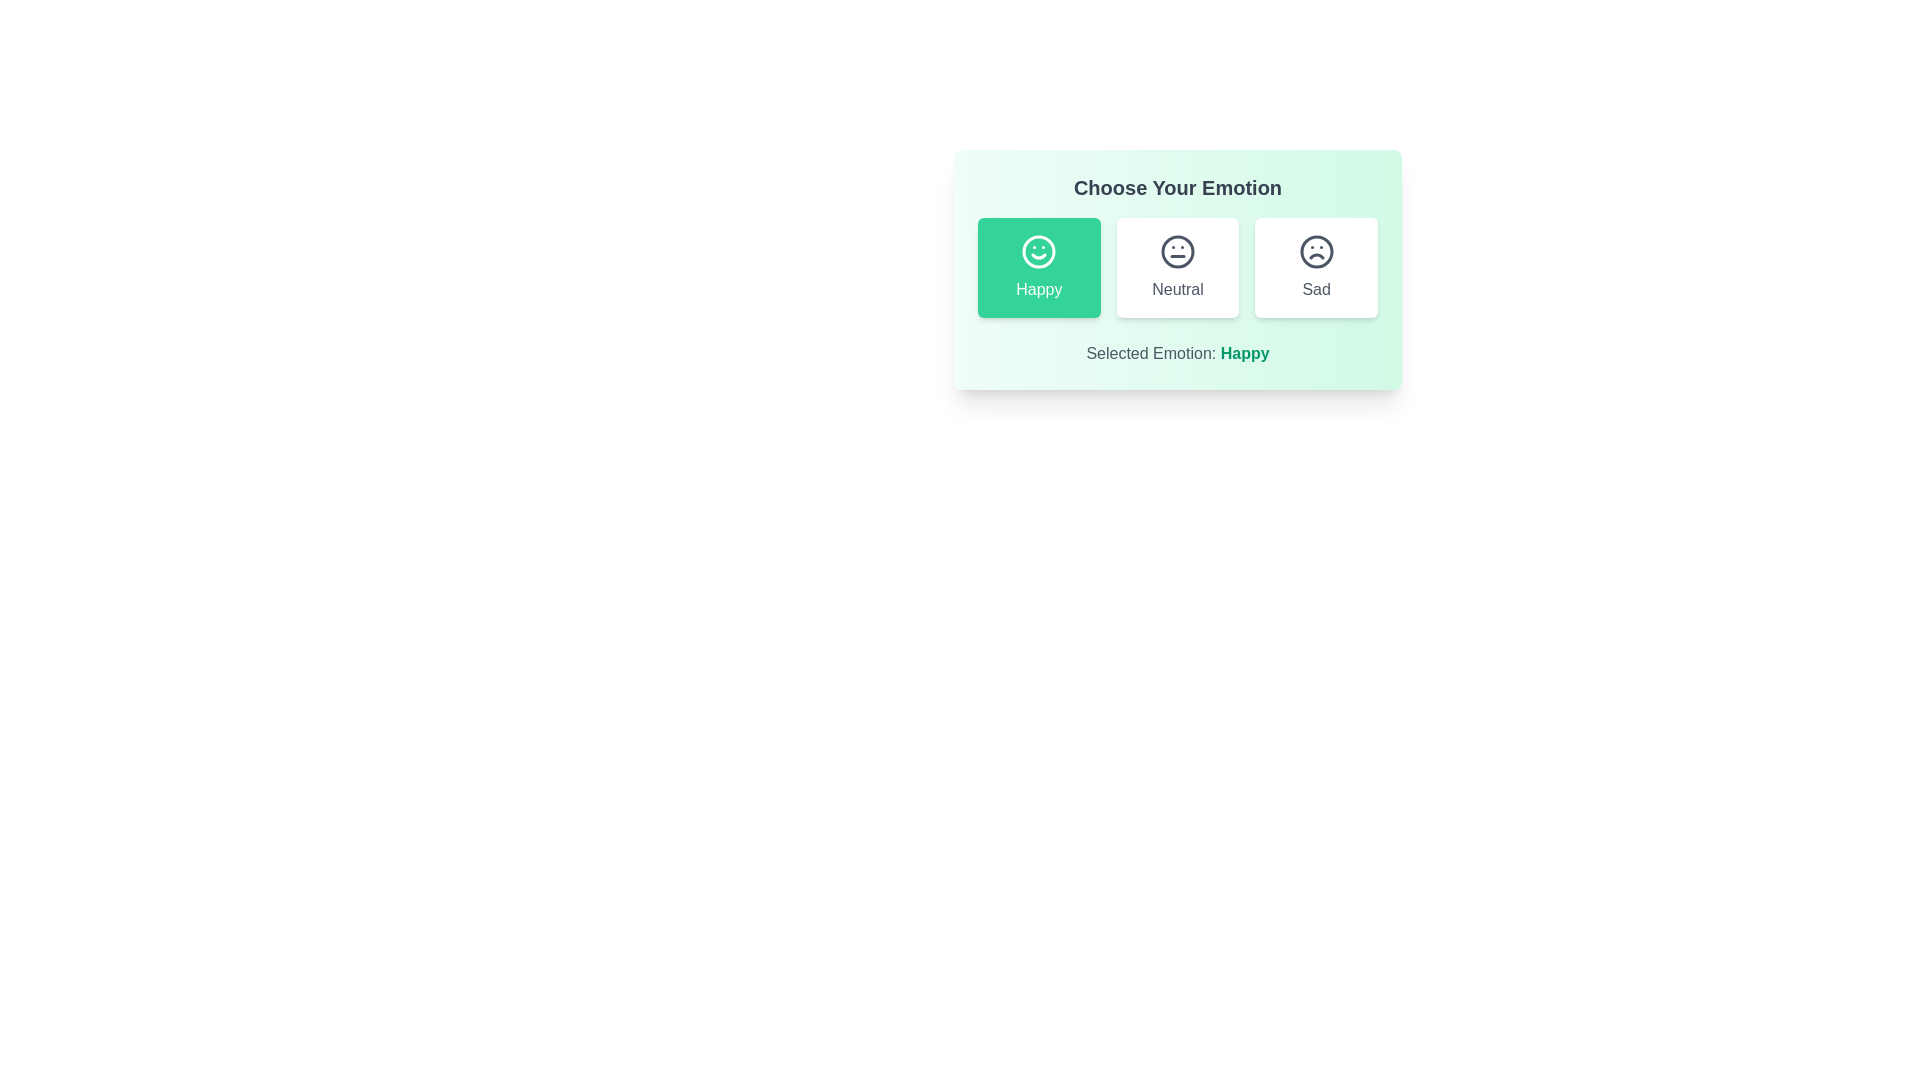 This screenshot has width=1920, height=1080. I want to click on the button labeled neutral, so click(1177, 266).